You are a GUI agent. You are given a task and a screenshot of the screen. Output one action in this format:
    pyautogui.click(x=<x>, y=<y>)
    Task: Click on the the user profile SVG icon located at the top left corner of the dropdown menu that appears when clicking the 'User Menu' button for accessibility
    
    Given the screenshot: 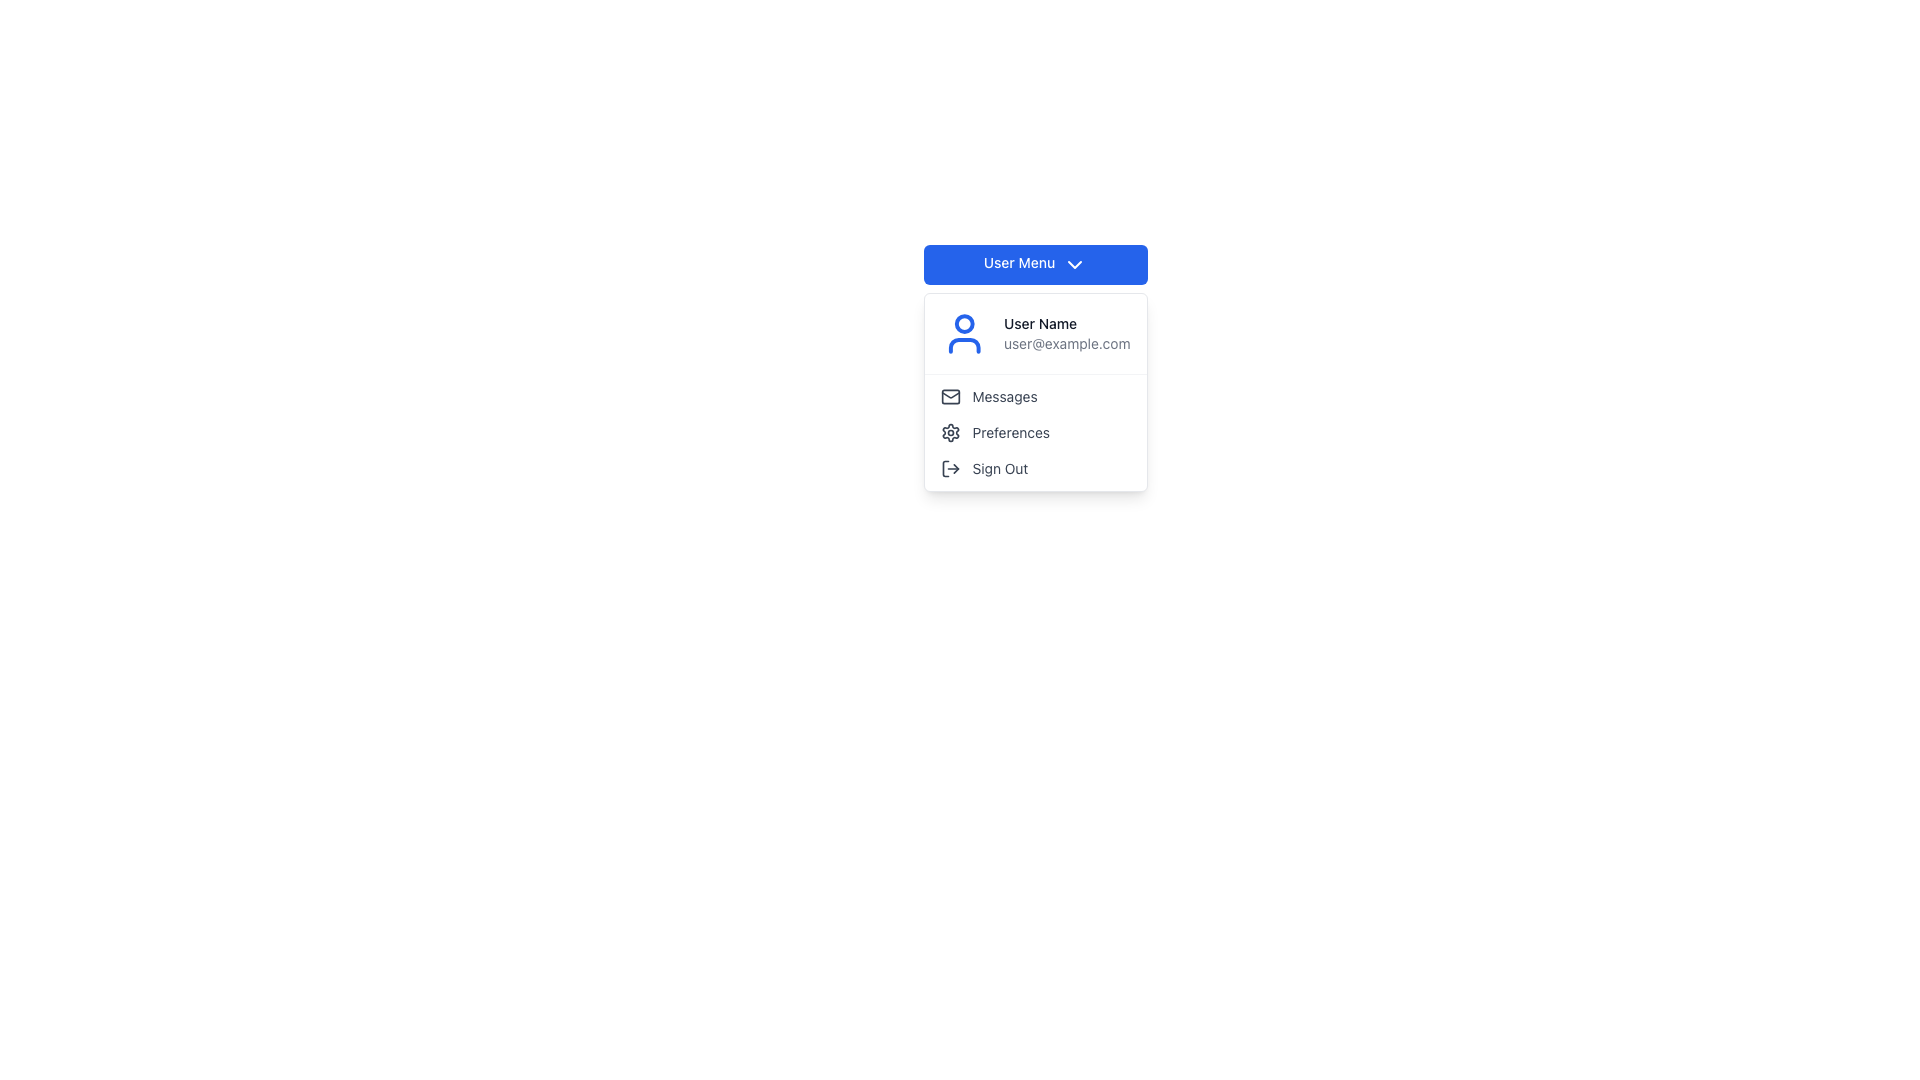 What is the action you would take?
    pyautogui.click(x=964, y=344)
    